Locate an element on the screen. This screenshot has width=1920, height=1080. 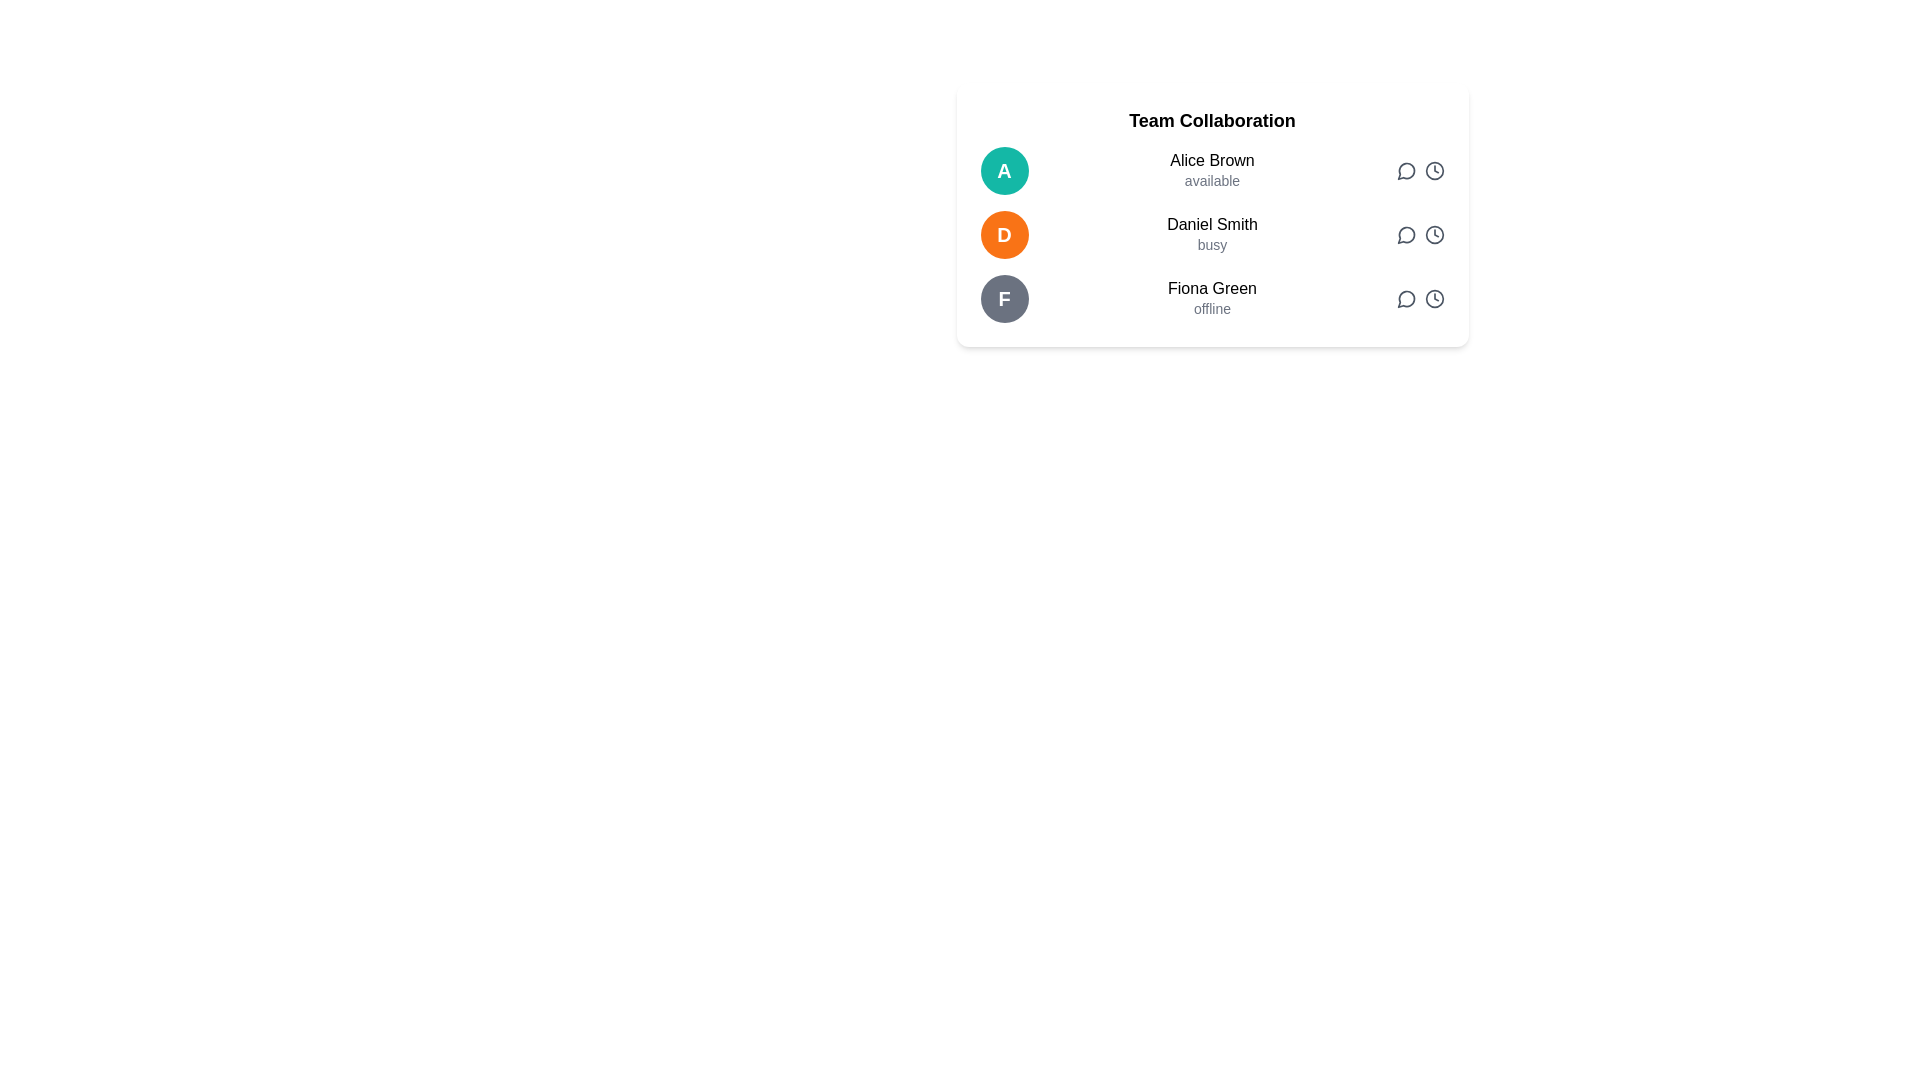
the circular chat bubble icon indicating a message or comment function for 'Alice Brown' in the 'Team Collaboration' list is located at coordinates (1405, 170).